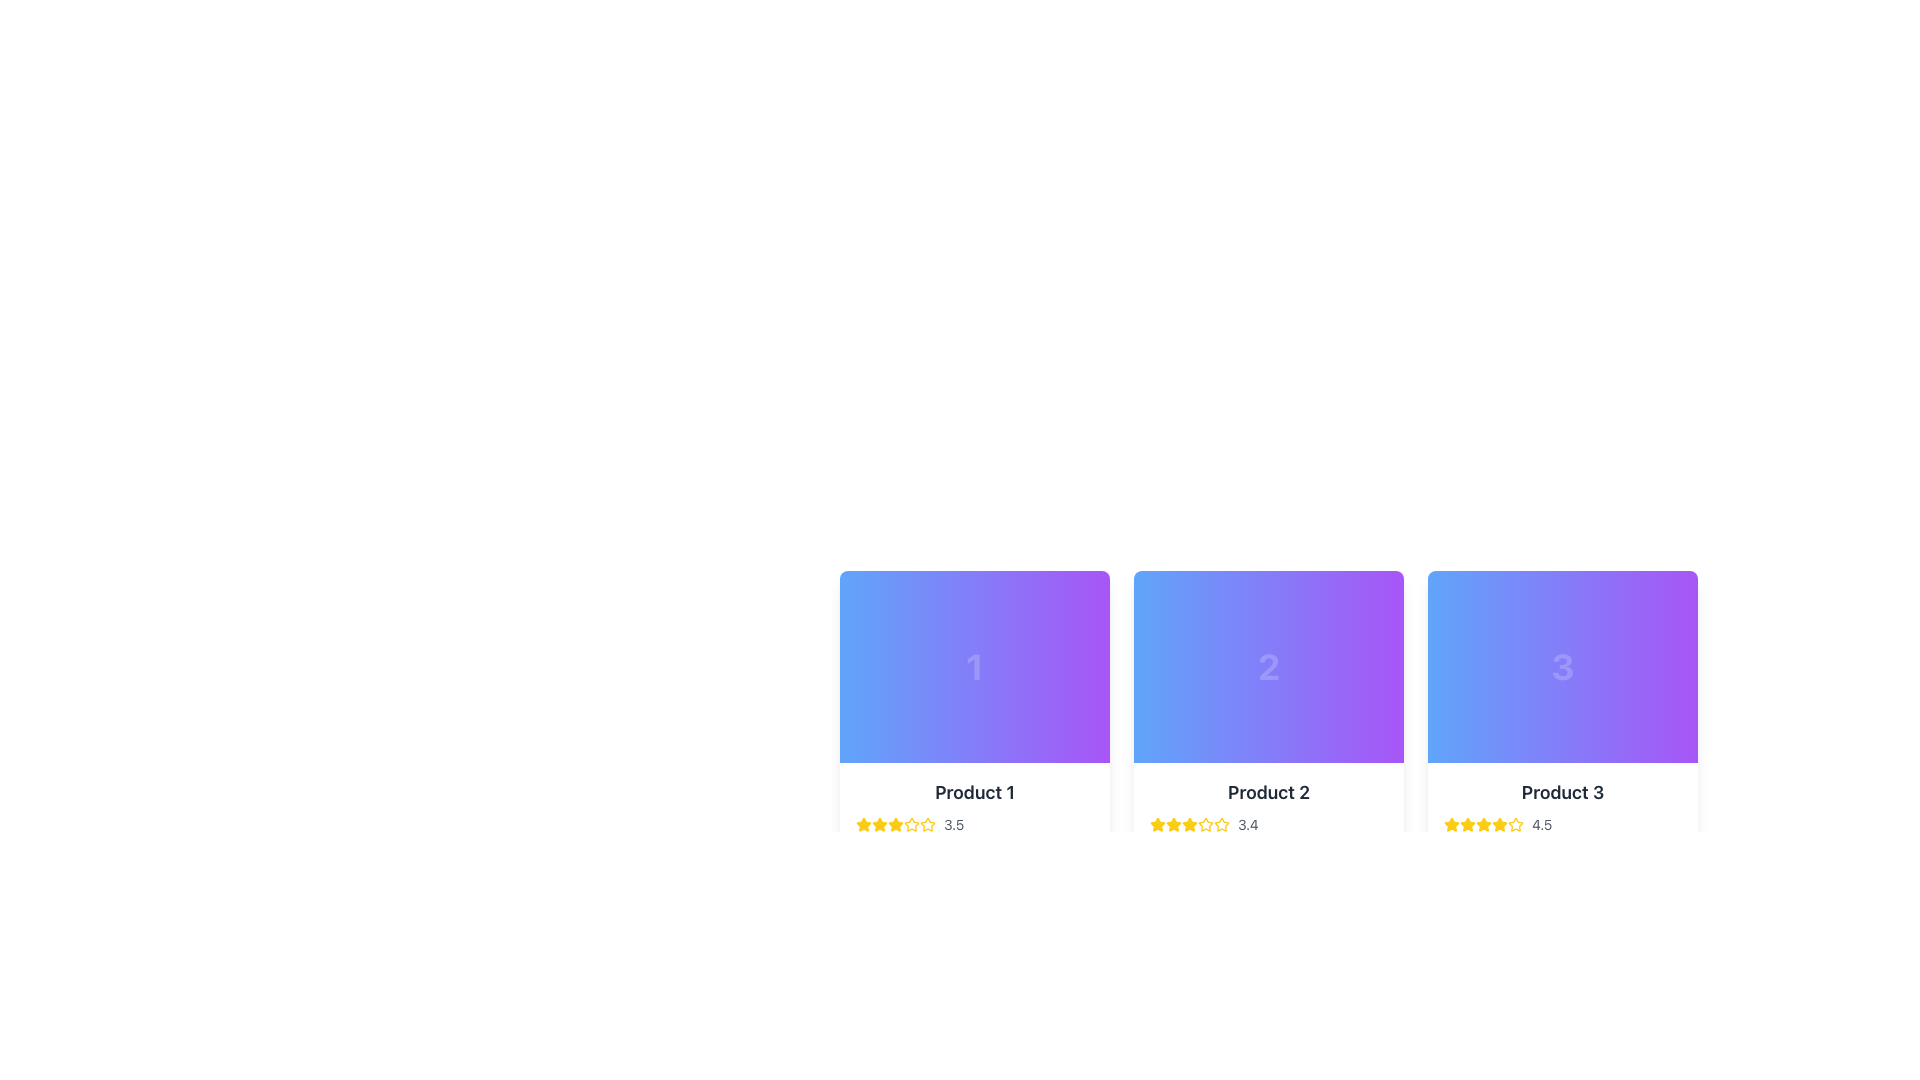 This screenshot has width=1920, height=1080. What do you see at coordinates (1203, 824) in the screenshot?
I see `the second yellow star-shaped UI element in the star rating component for 'Product 2' to provide rating feedback` at bounding box center [1203, 824].